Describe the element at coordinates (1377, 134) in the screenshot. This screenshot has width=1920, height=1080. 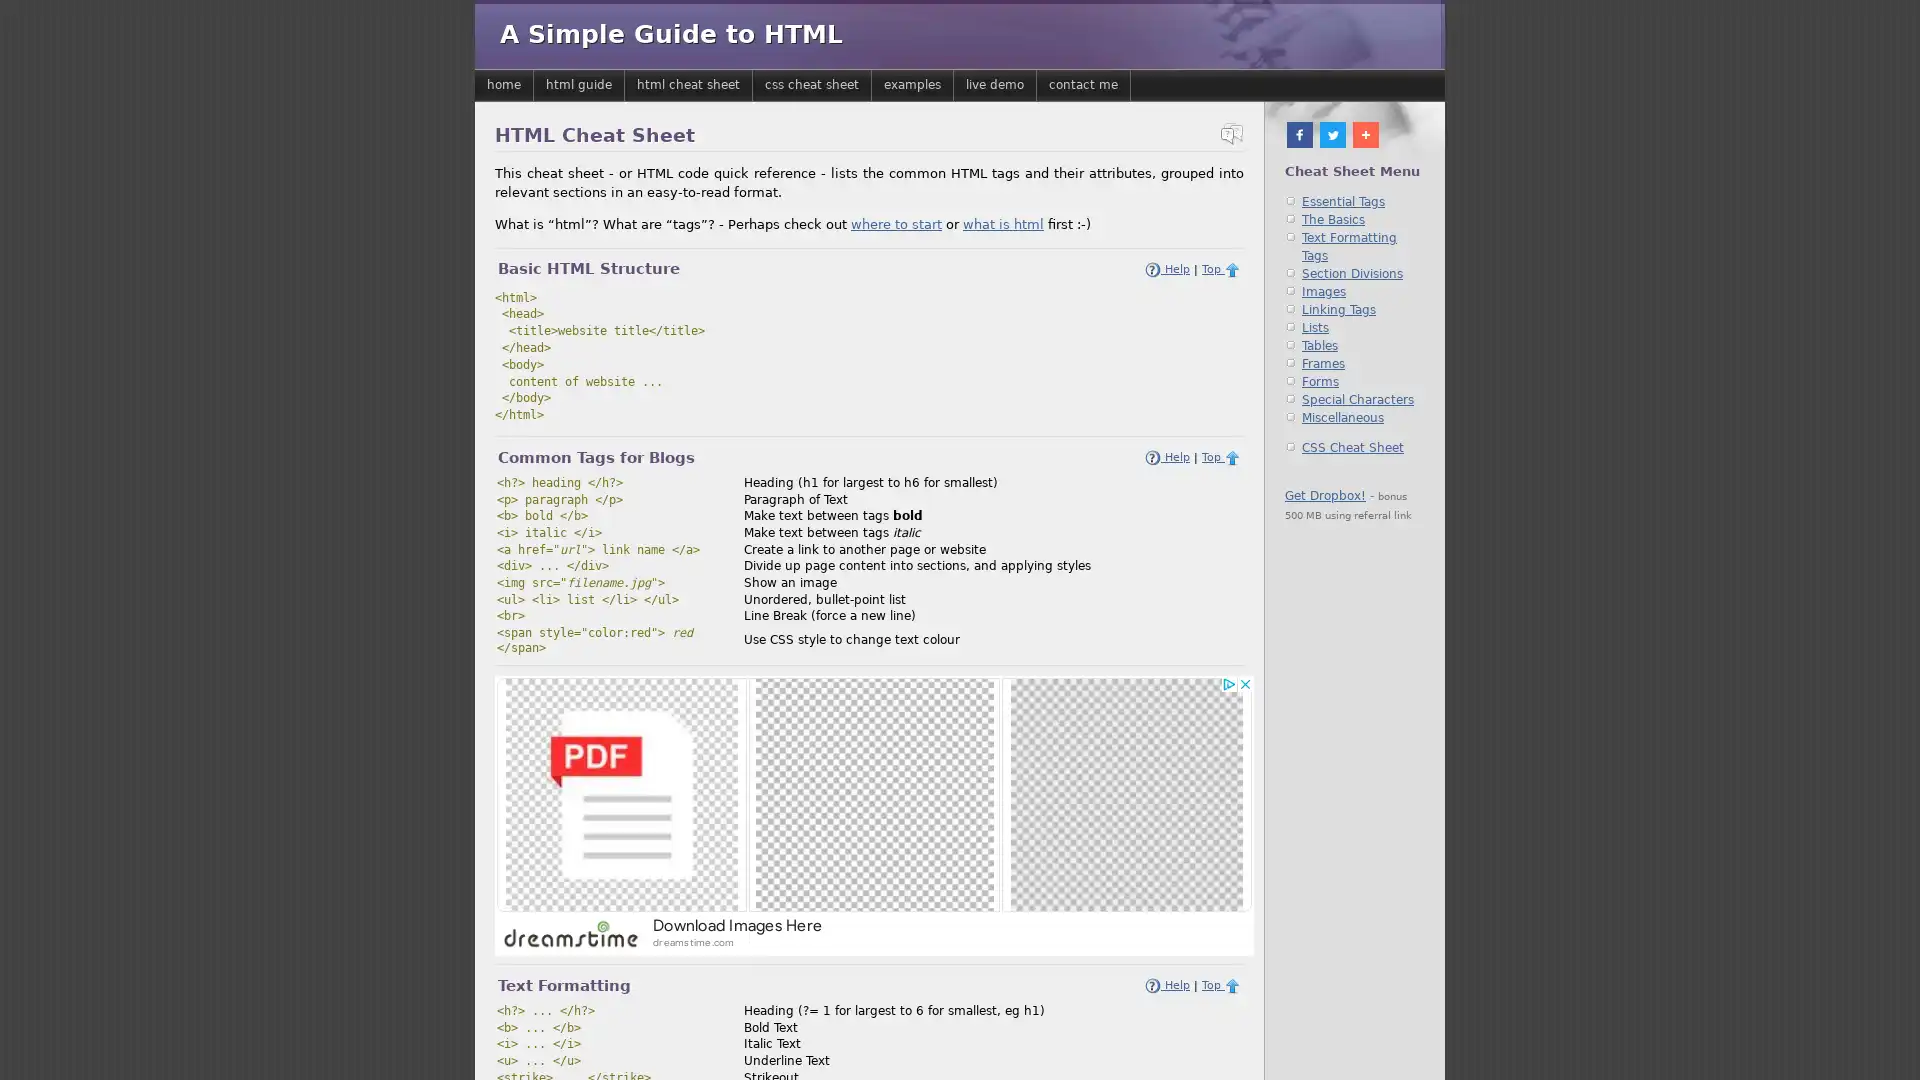
I see `Share to More 2.4K` at that location.